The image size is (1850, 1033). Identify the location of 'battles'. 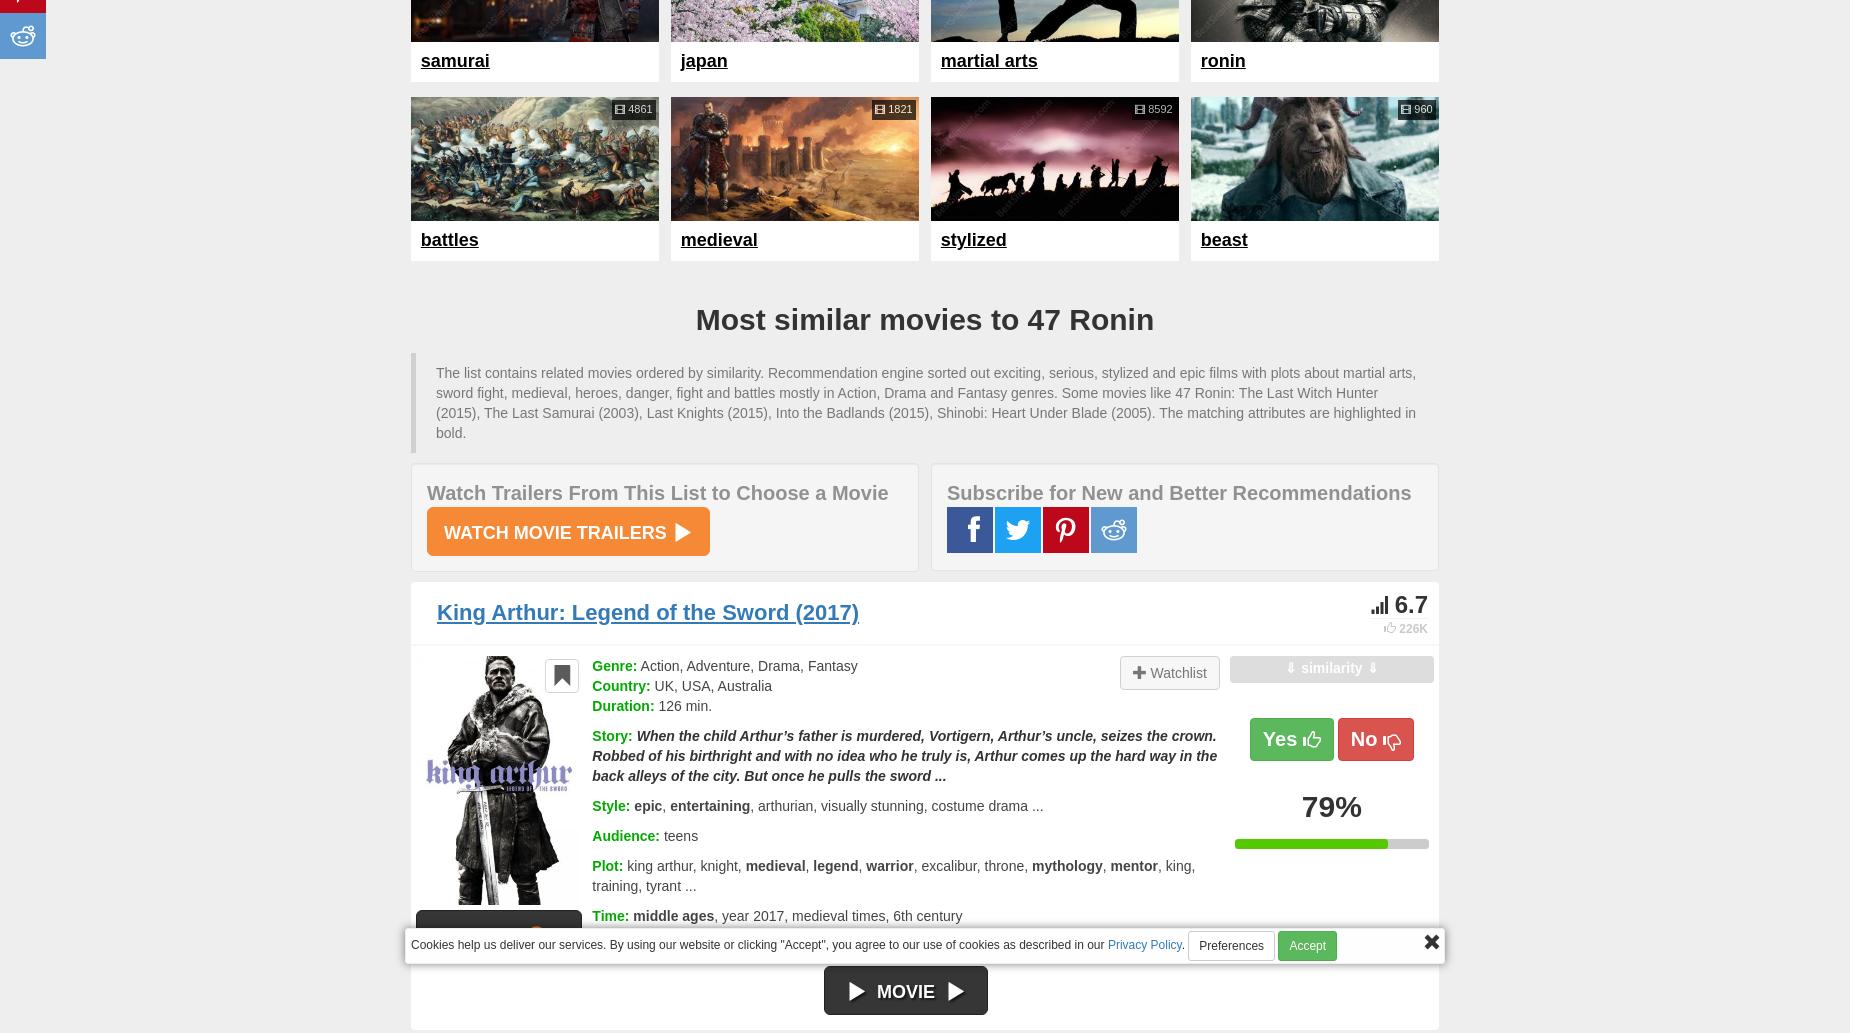
(418, 238).